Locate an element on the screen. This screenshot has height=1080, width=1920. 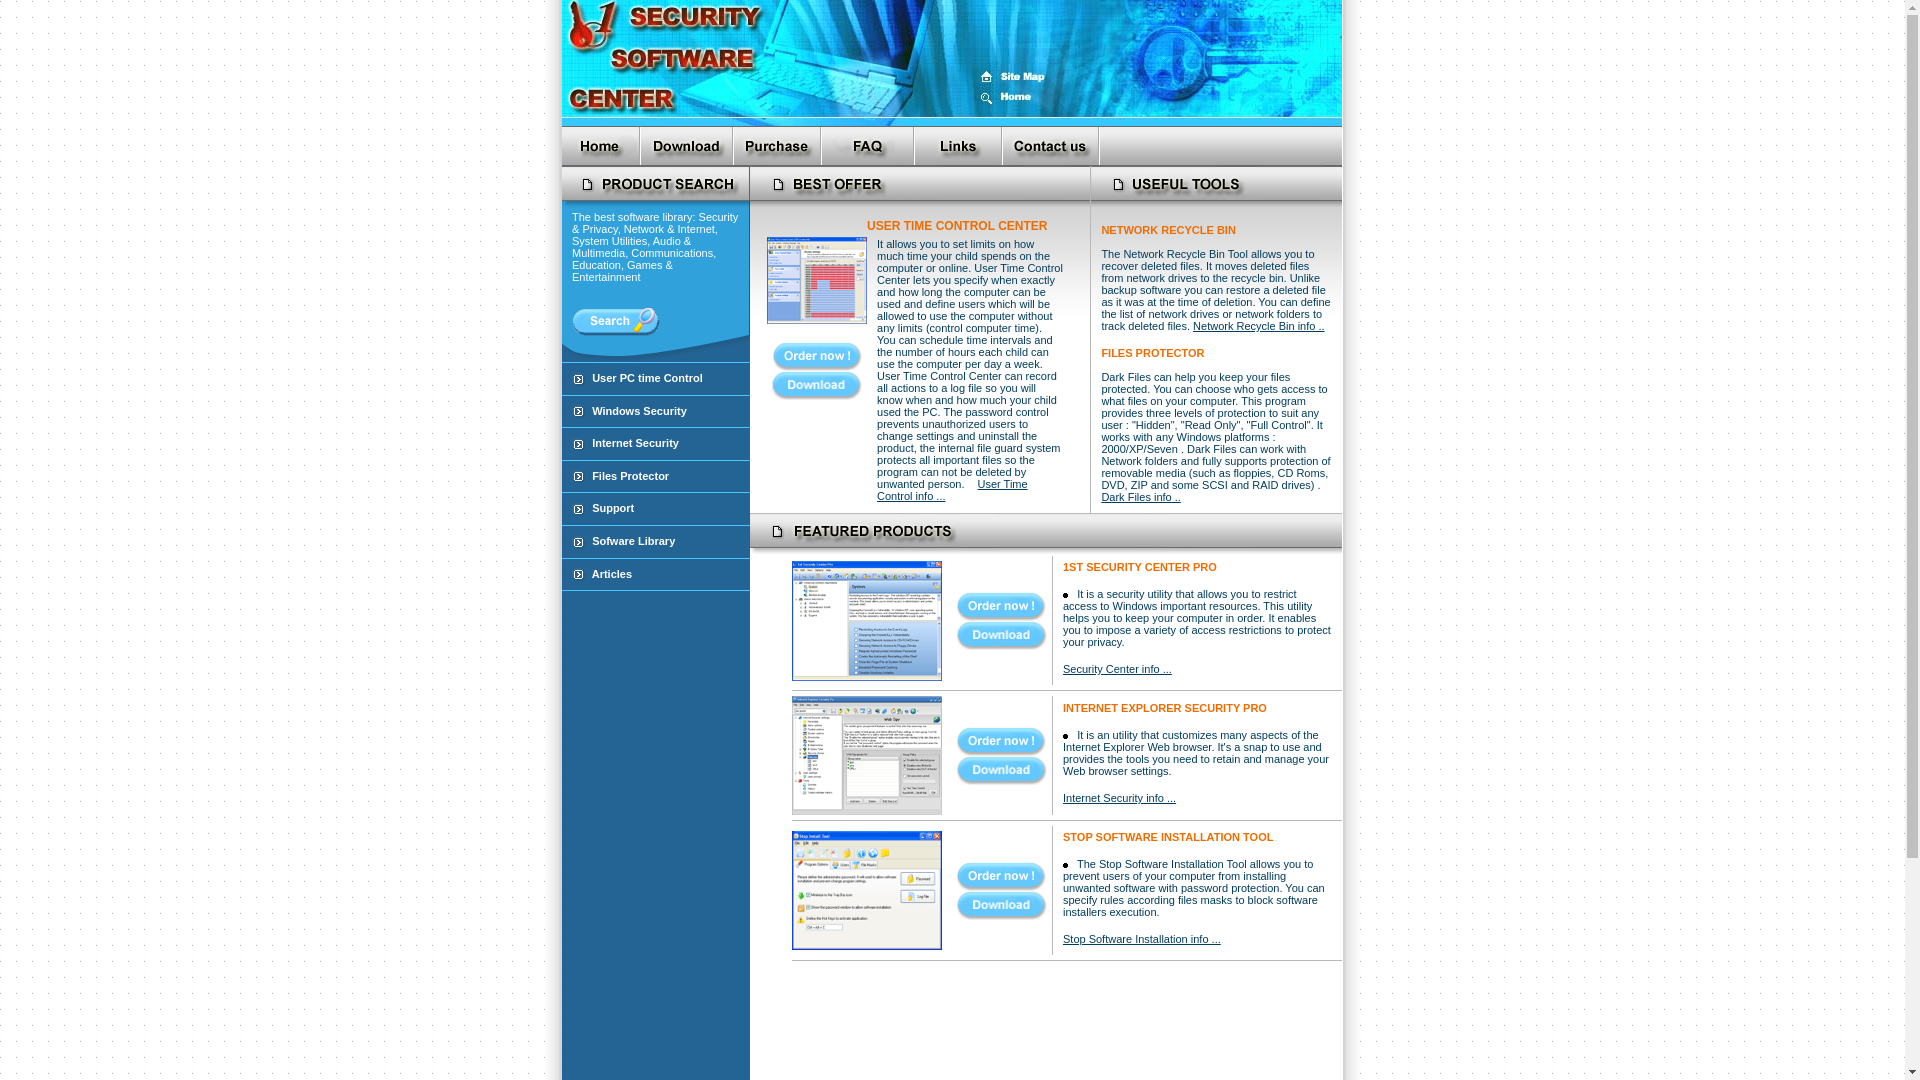
'Security Center info ...' is located at coordinates (1116, 668).